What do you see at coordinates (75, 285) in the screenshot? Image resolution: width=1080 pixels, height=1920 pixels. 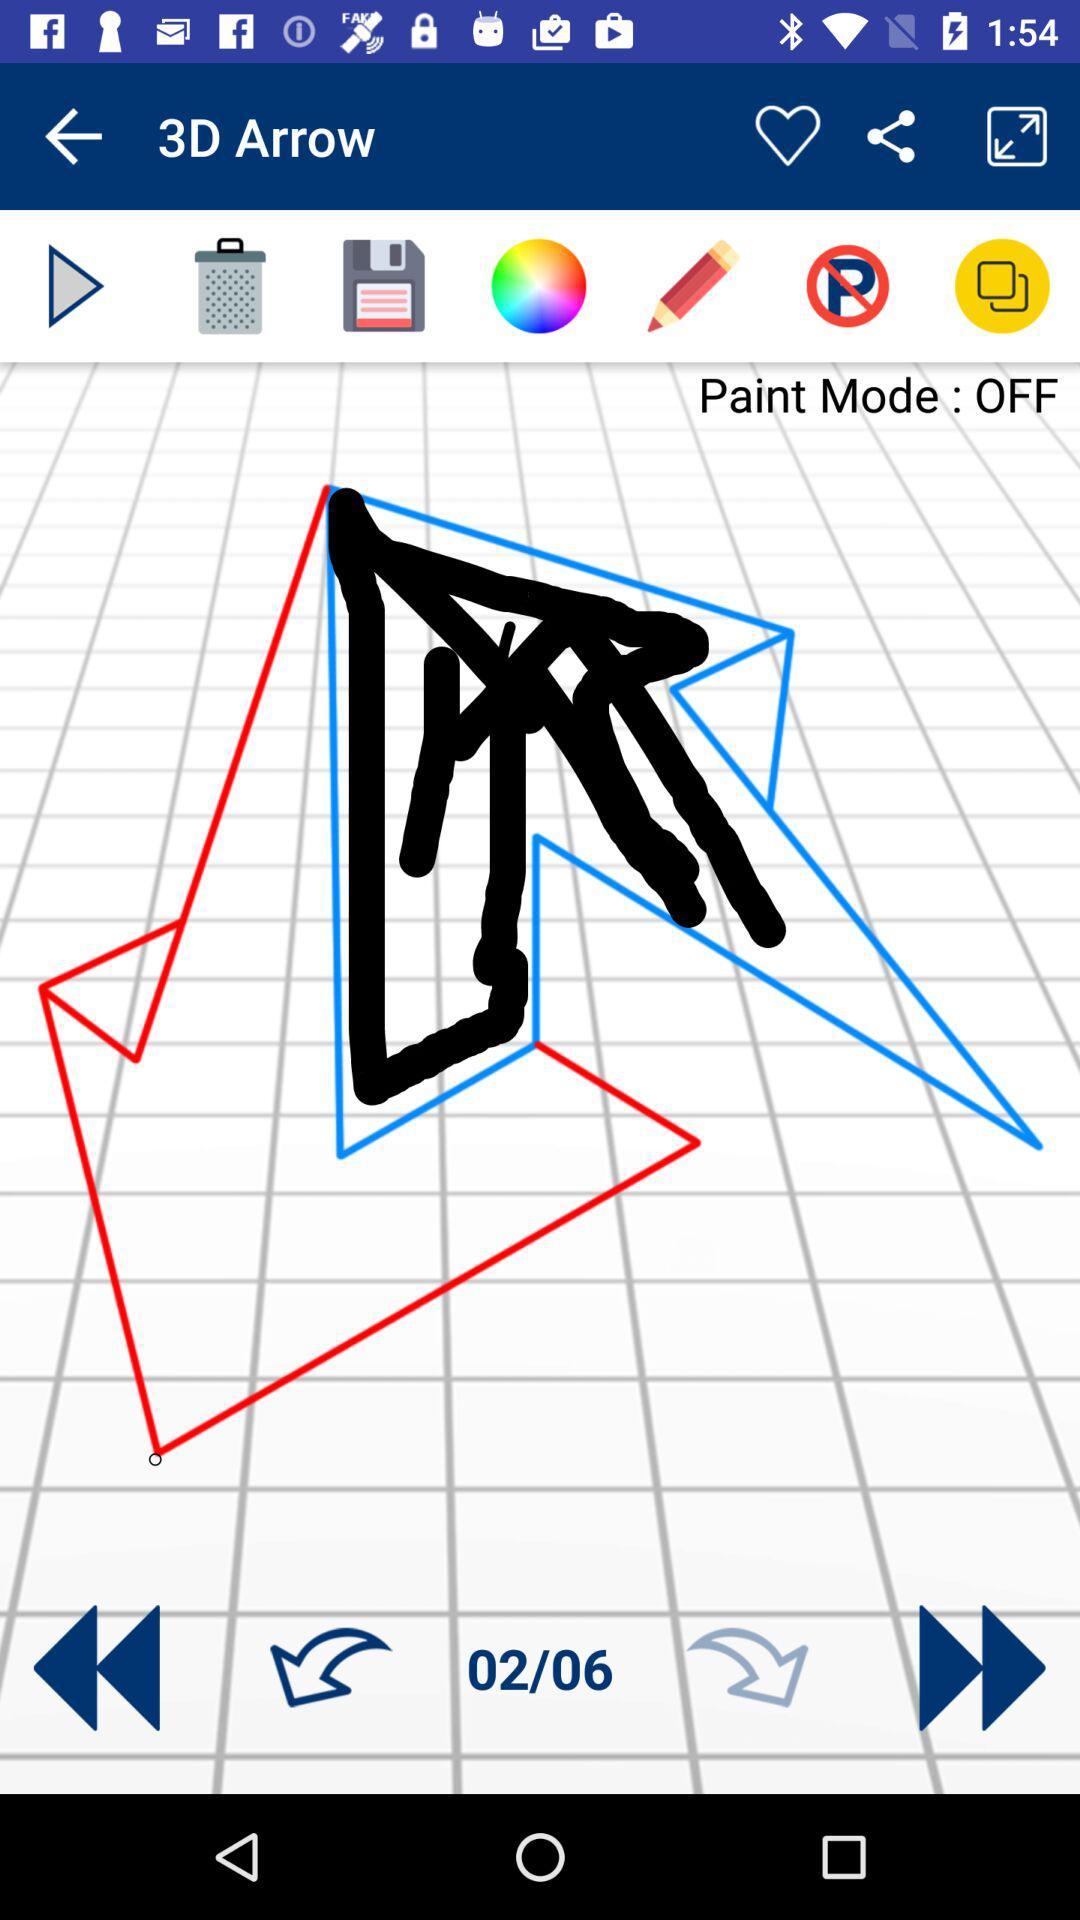 I see `next` at bounding box center [75, 285].